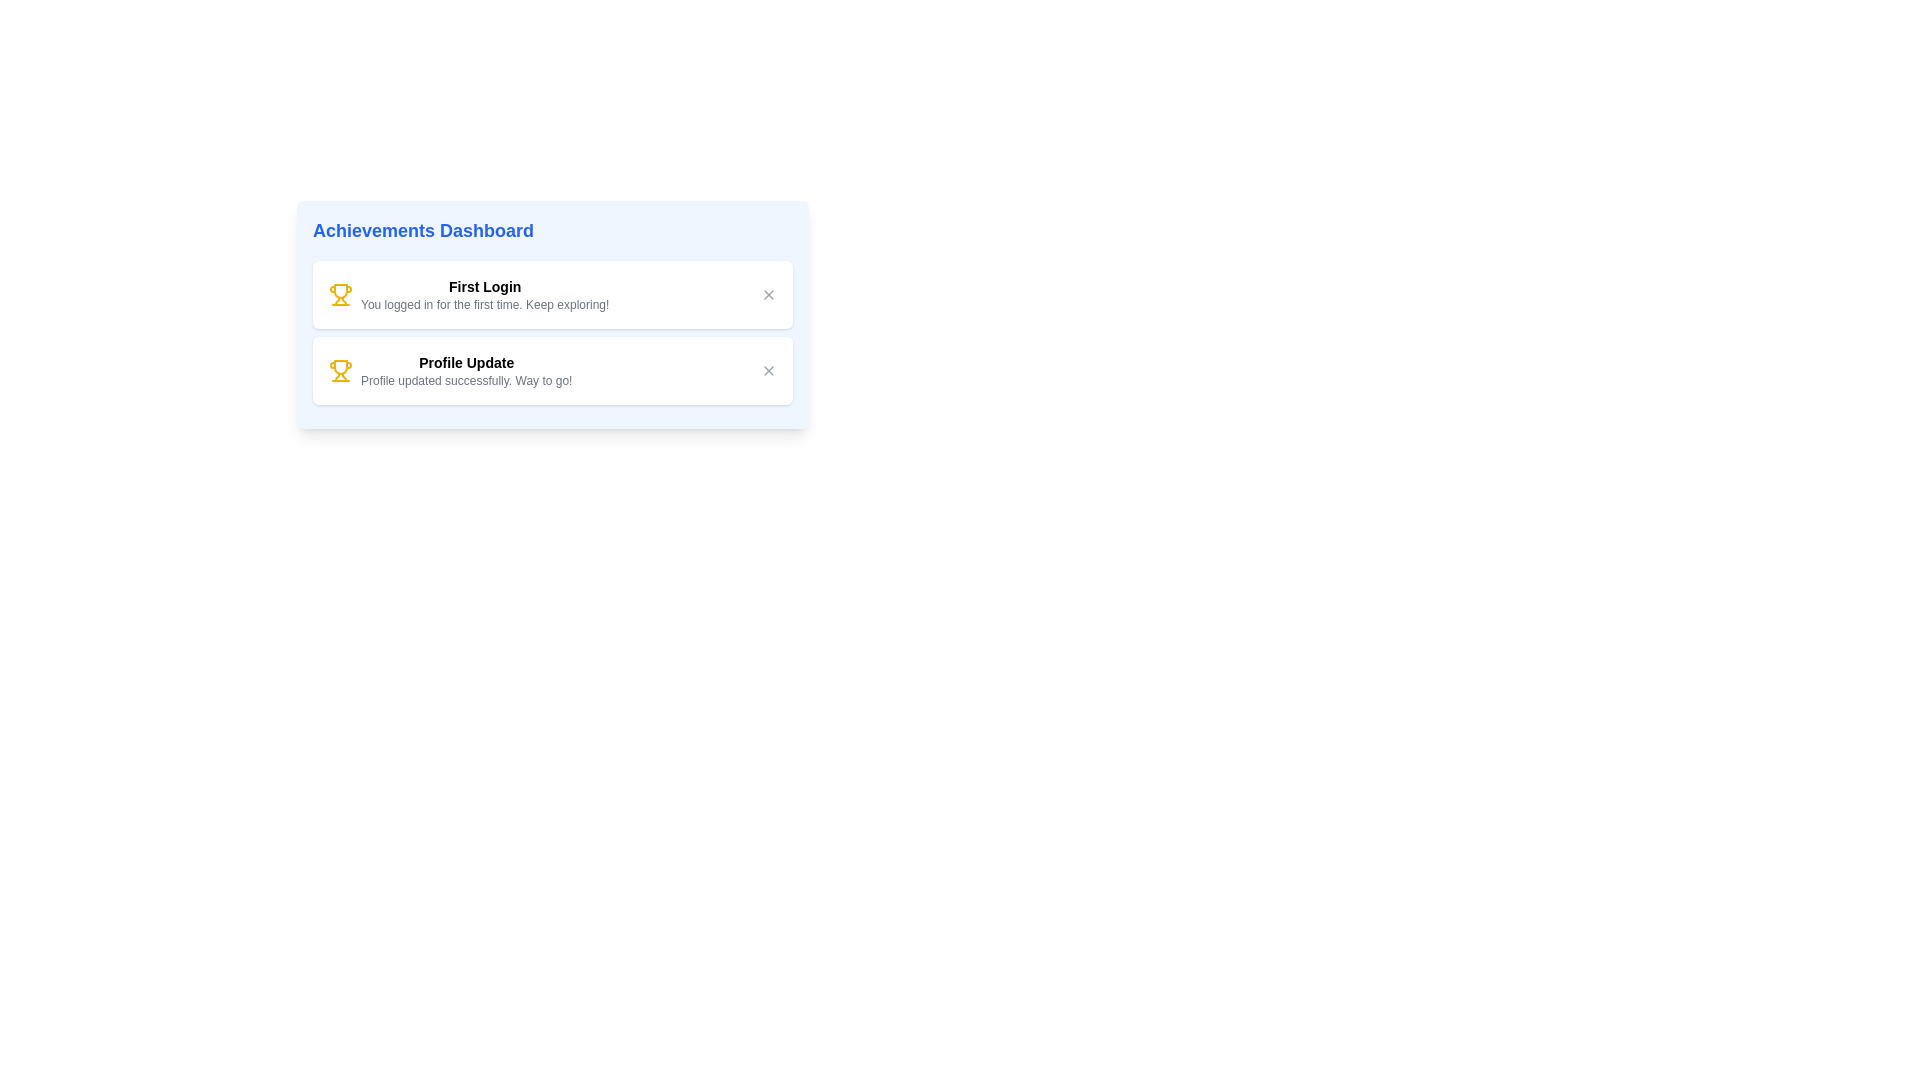 This screenshot has width=1920, height=1080. What do you see at coordinates (340, 367) in the screenshot?
I see `the achievement icon located on the left side of the first card in the 'Achievements Dashboard' list, near the text 'First Login.'` at bounding box center [340, 367].